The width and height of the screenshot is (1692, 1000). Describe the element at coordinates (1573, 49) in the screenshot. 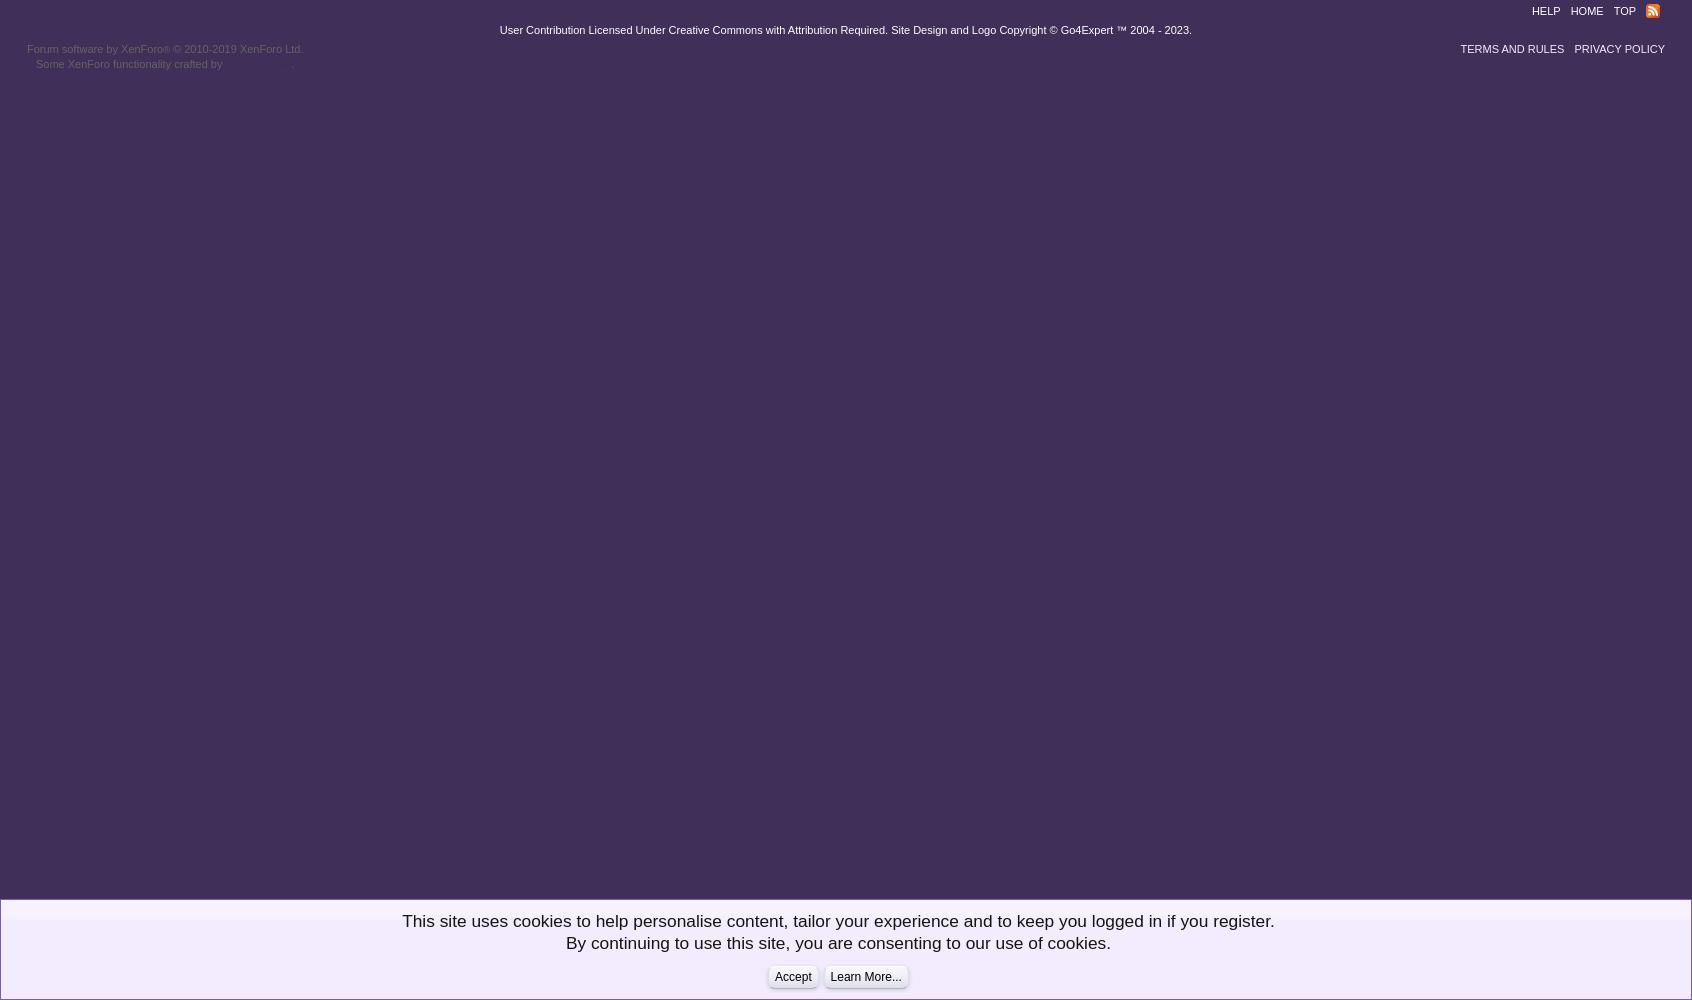

I see `'Privacy Policy'` at that location.